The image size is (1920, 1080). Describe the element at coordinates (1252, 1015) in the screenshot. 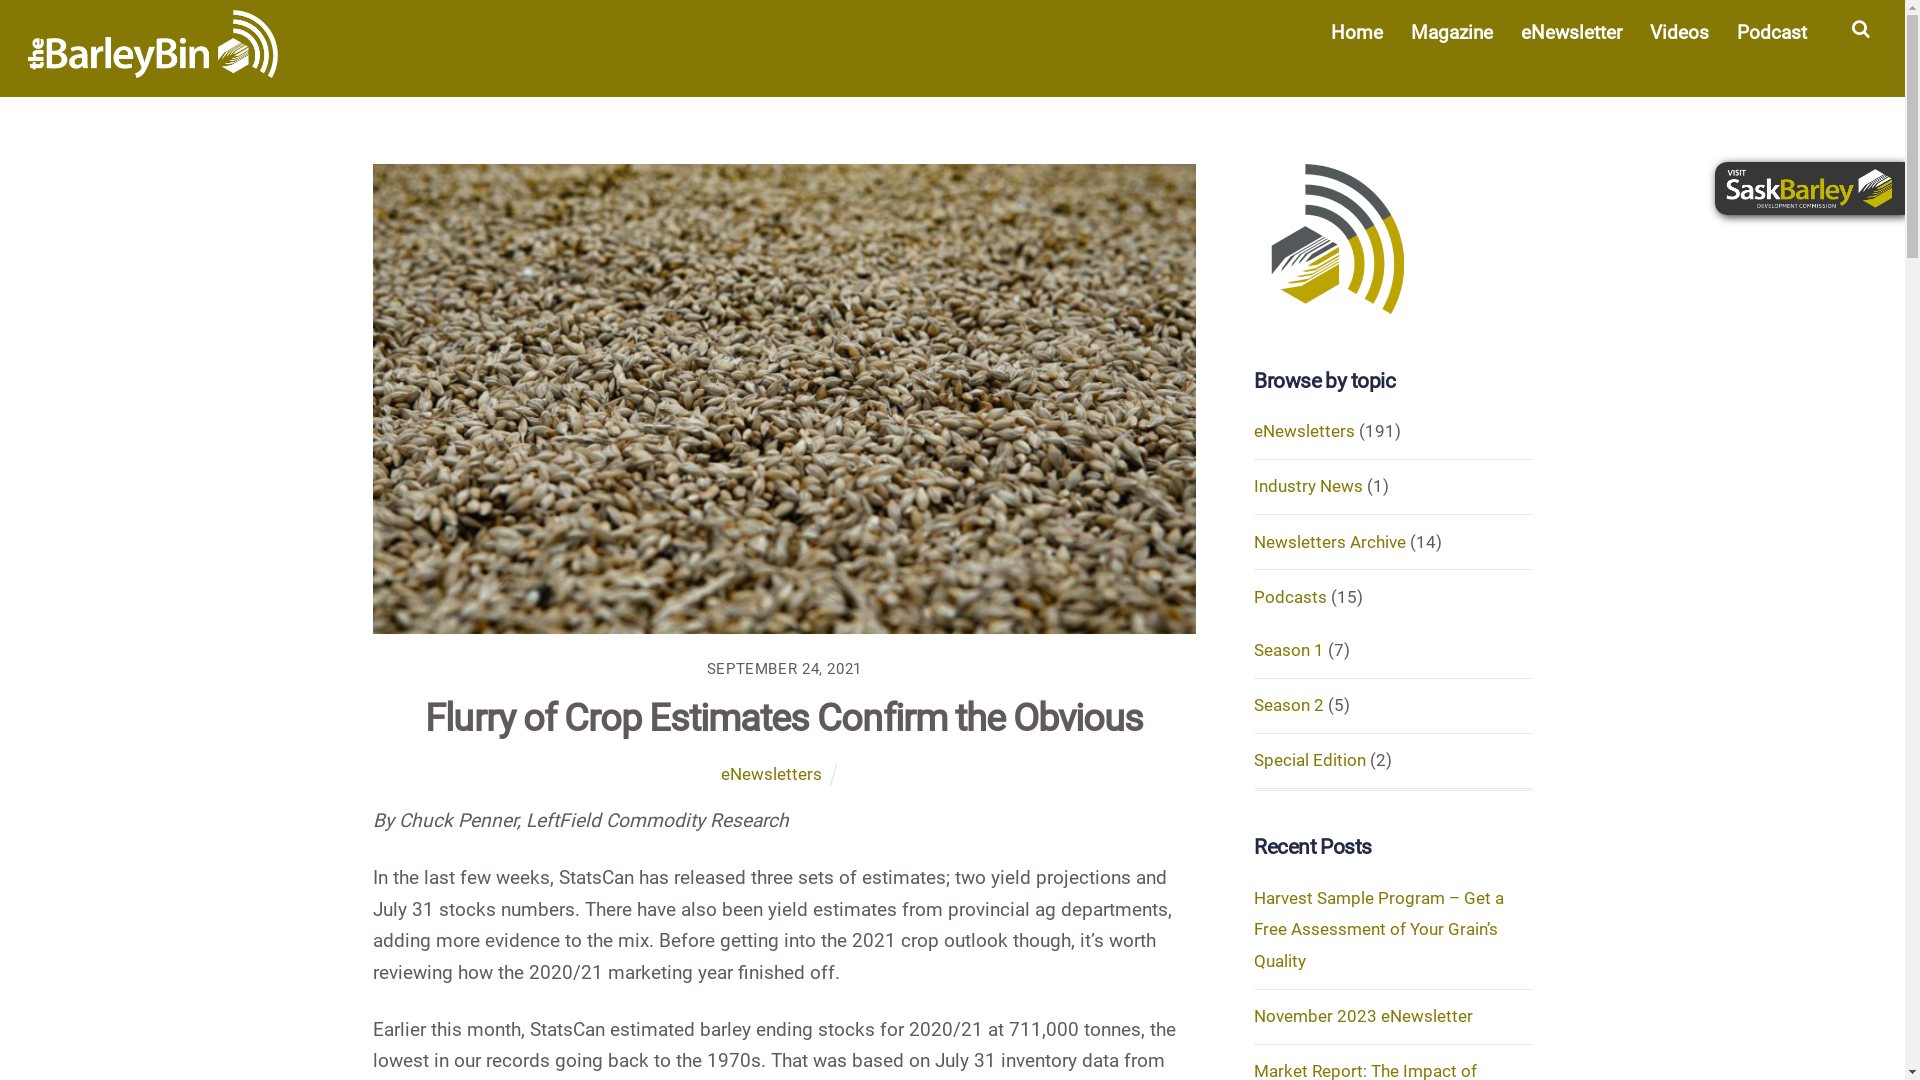

I see `'November 2023 eNewsletter'` at that location.